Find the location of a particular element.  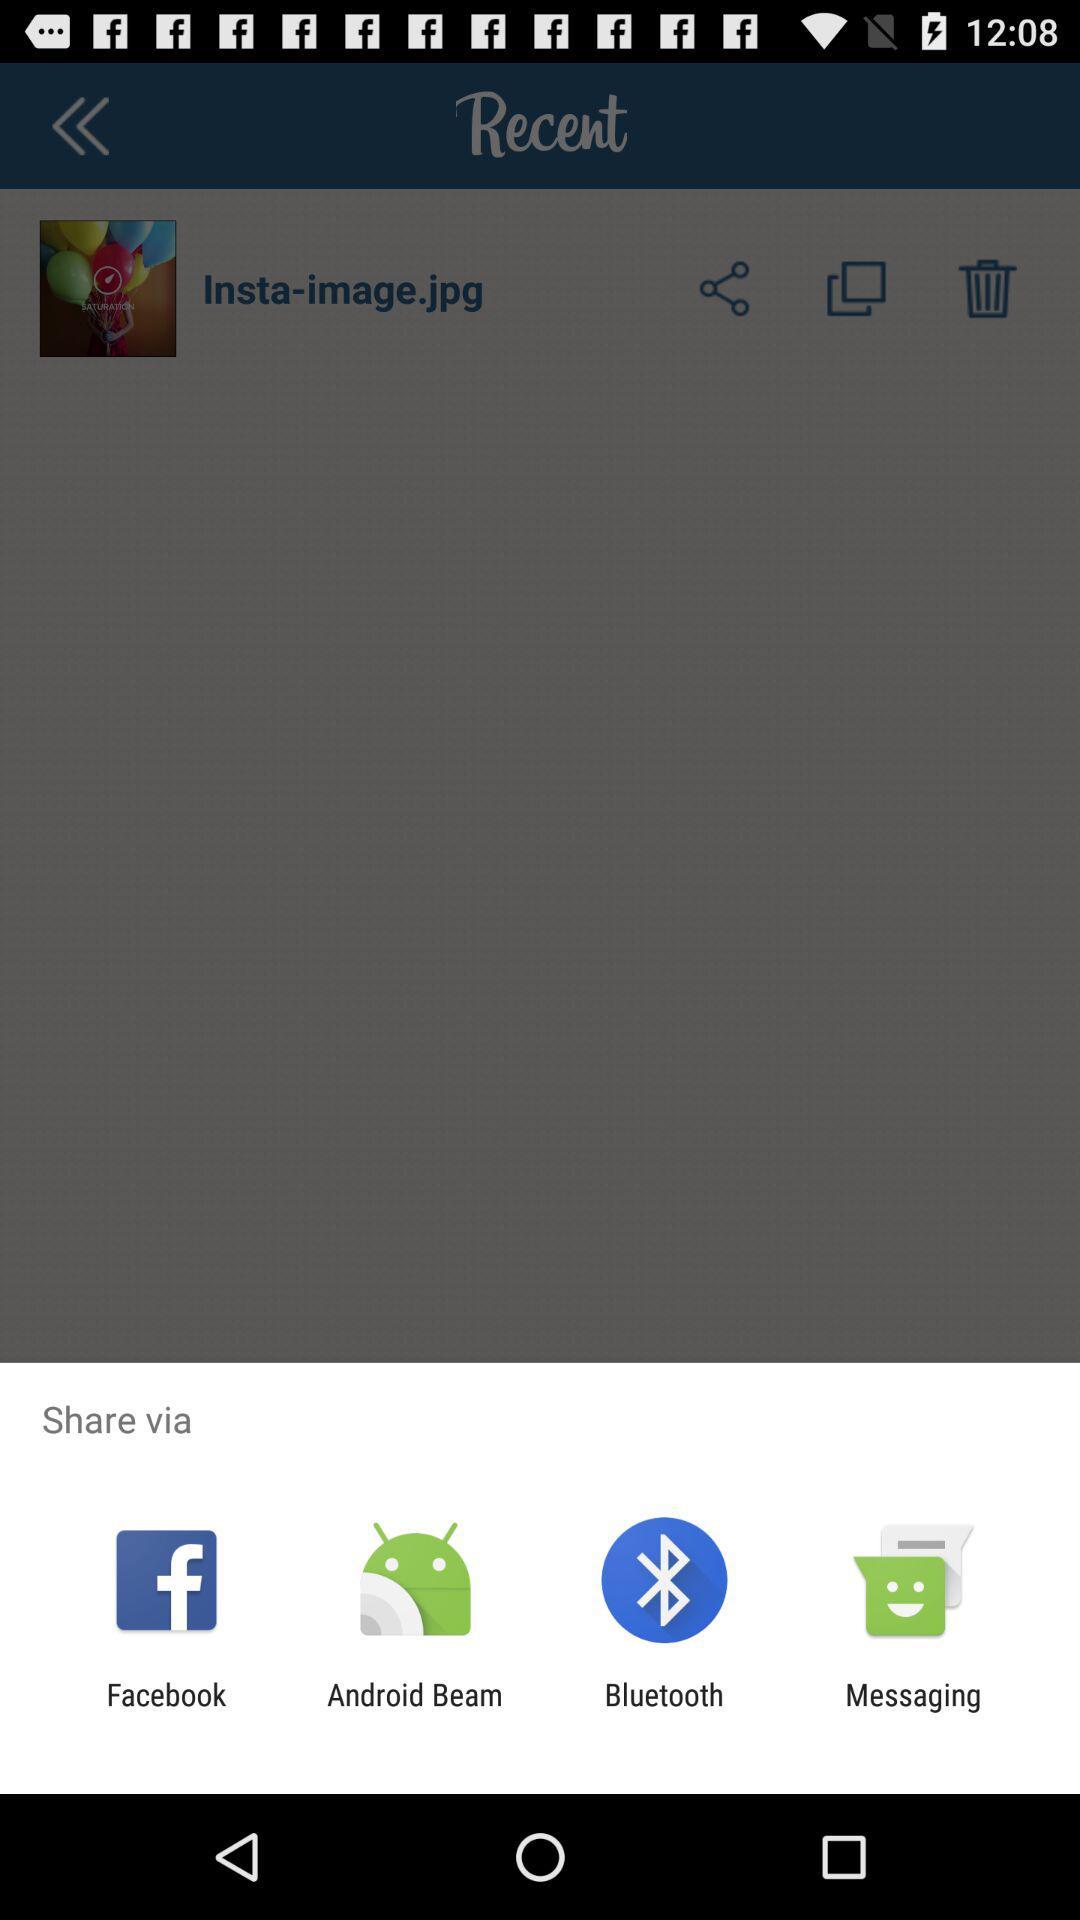

android beam app is located at coordinates (414, 1711).